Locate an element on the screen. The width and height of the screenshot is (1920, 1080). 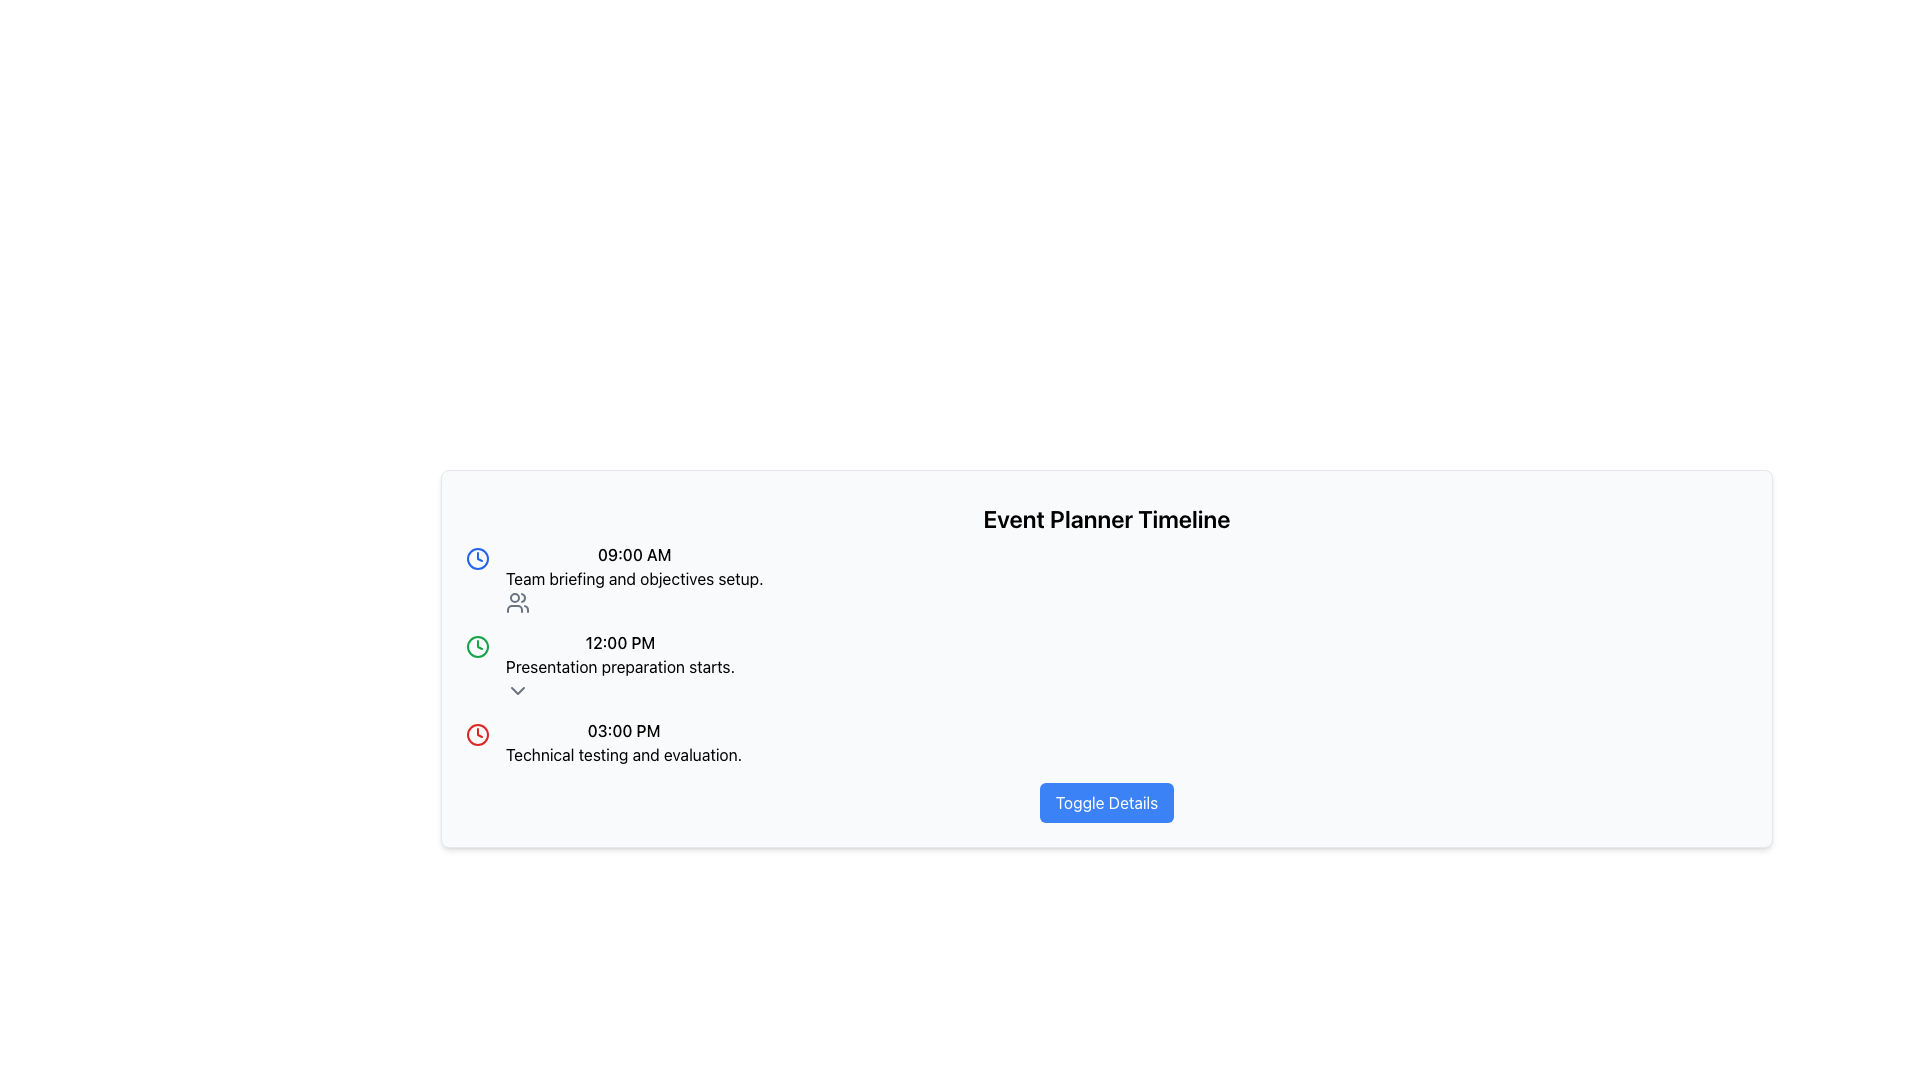
the visual representation of the circular outline that forms part of the clock icon indicating the 03:00 PM timeline entry in the timeline card is located at coordinates (477, 735).